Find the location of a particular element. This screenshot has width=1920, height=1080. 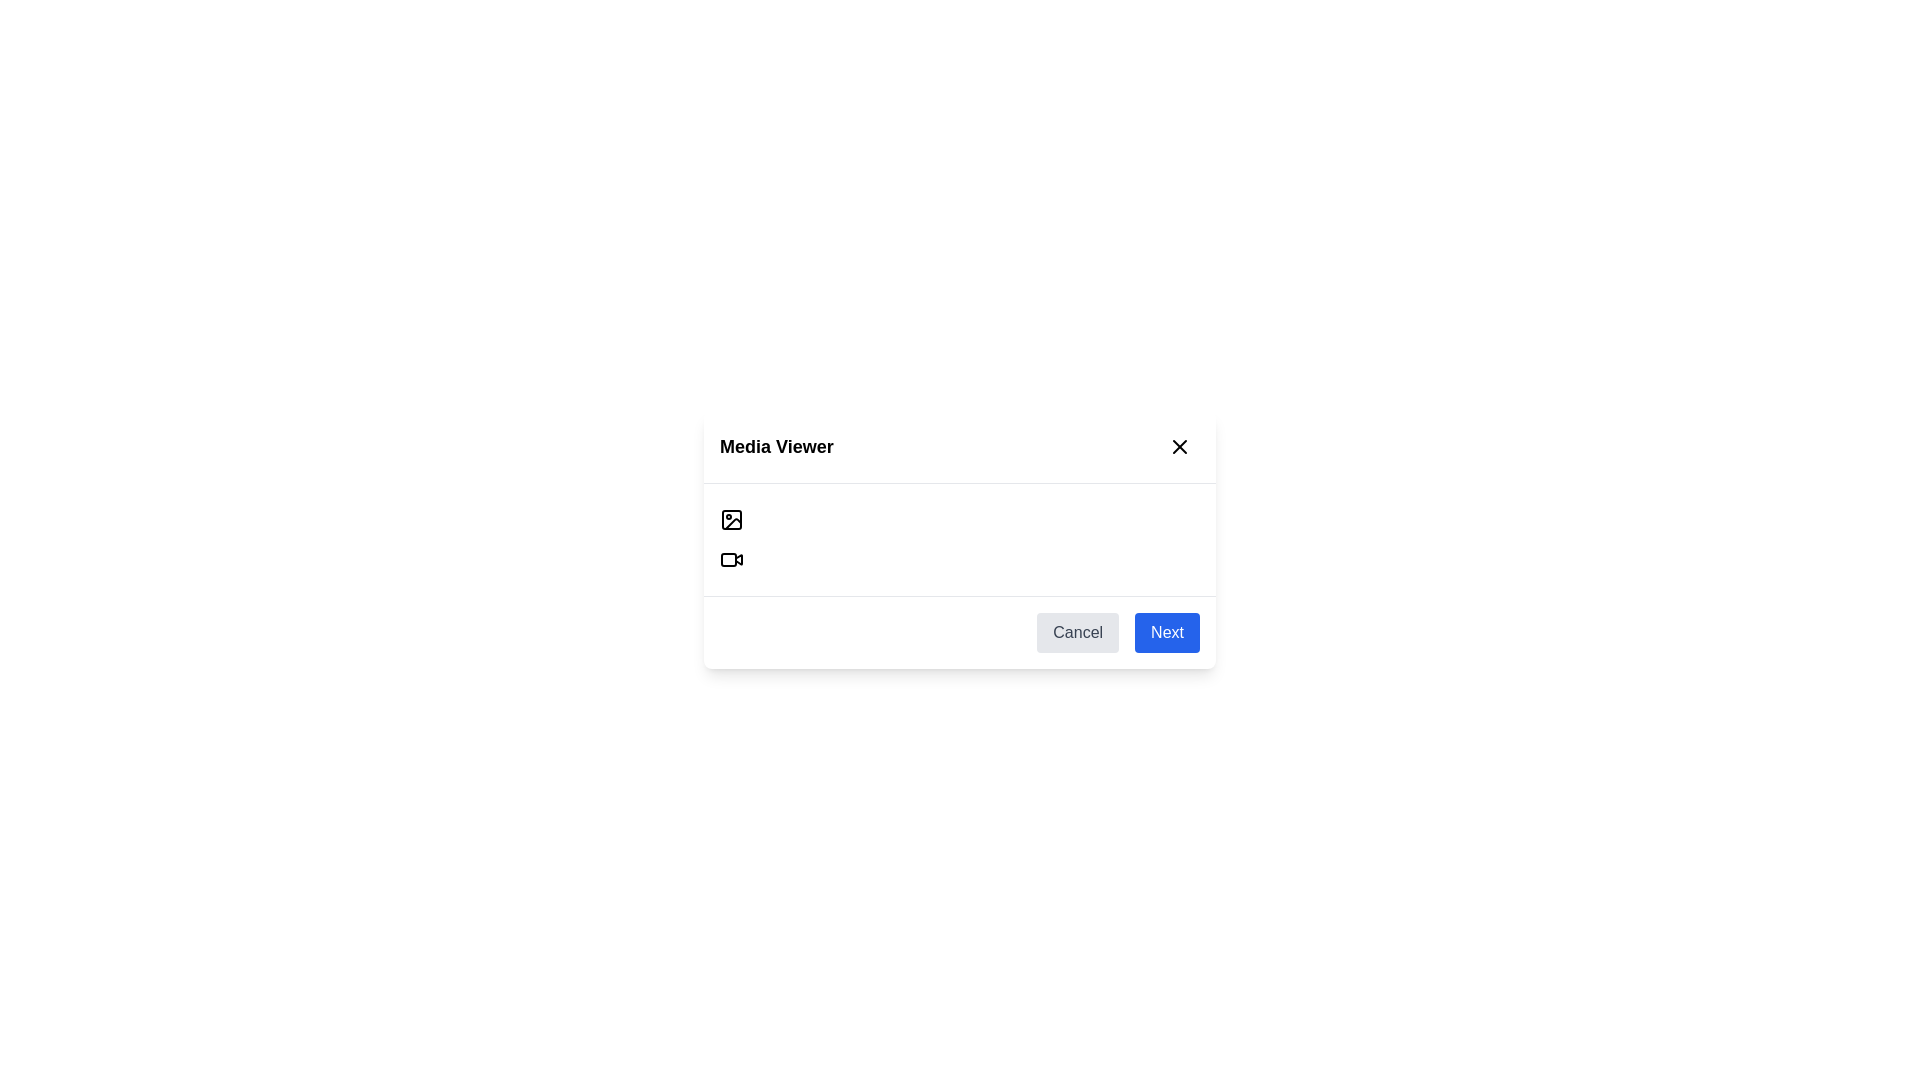

the triangular video camera icon located within a circular button is located at coordinates (738, 559).